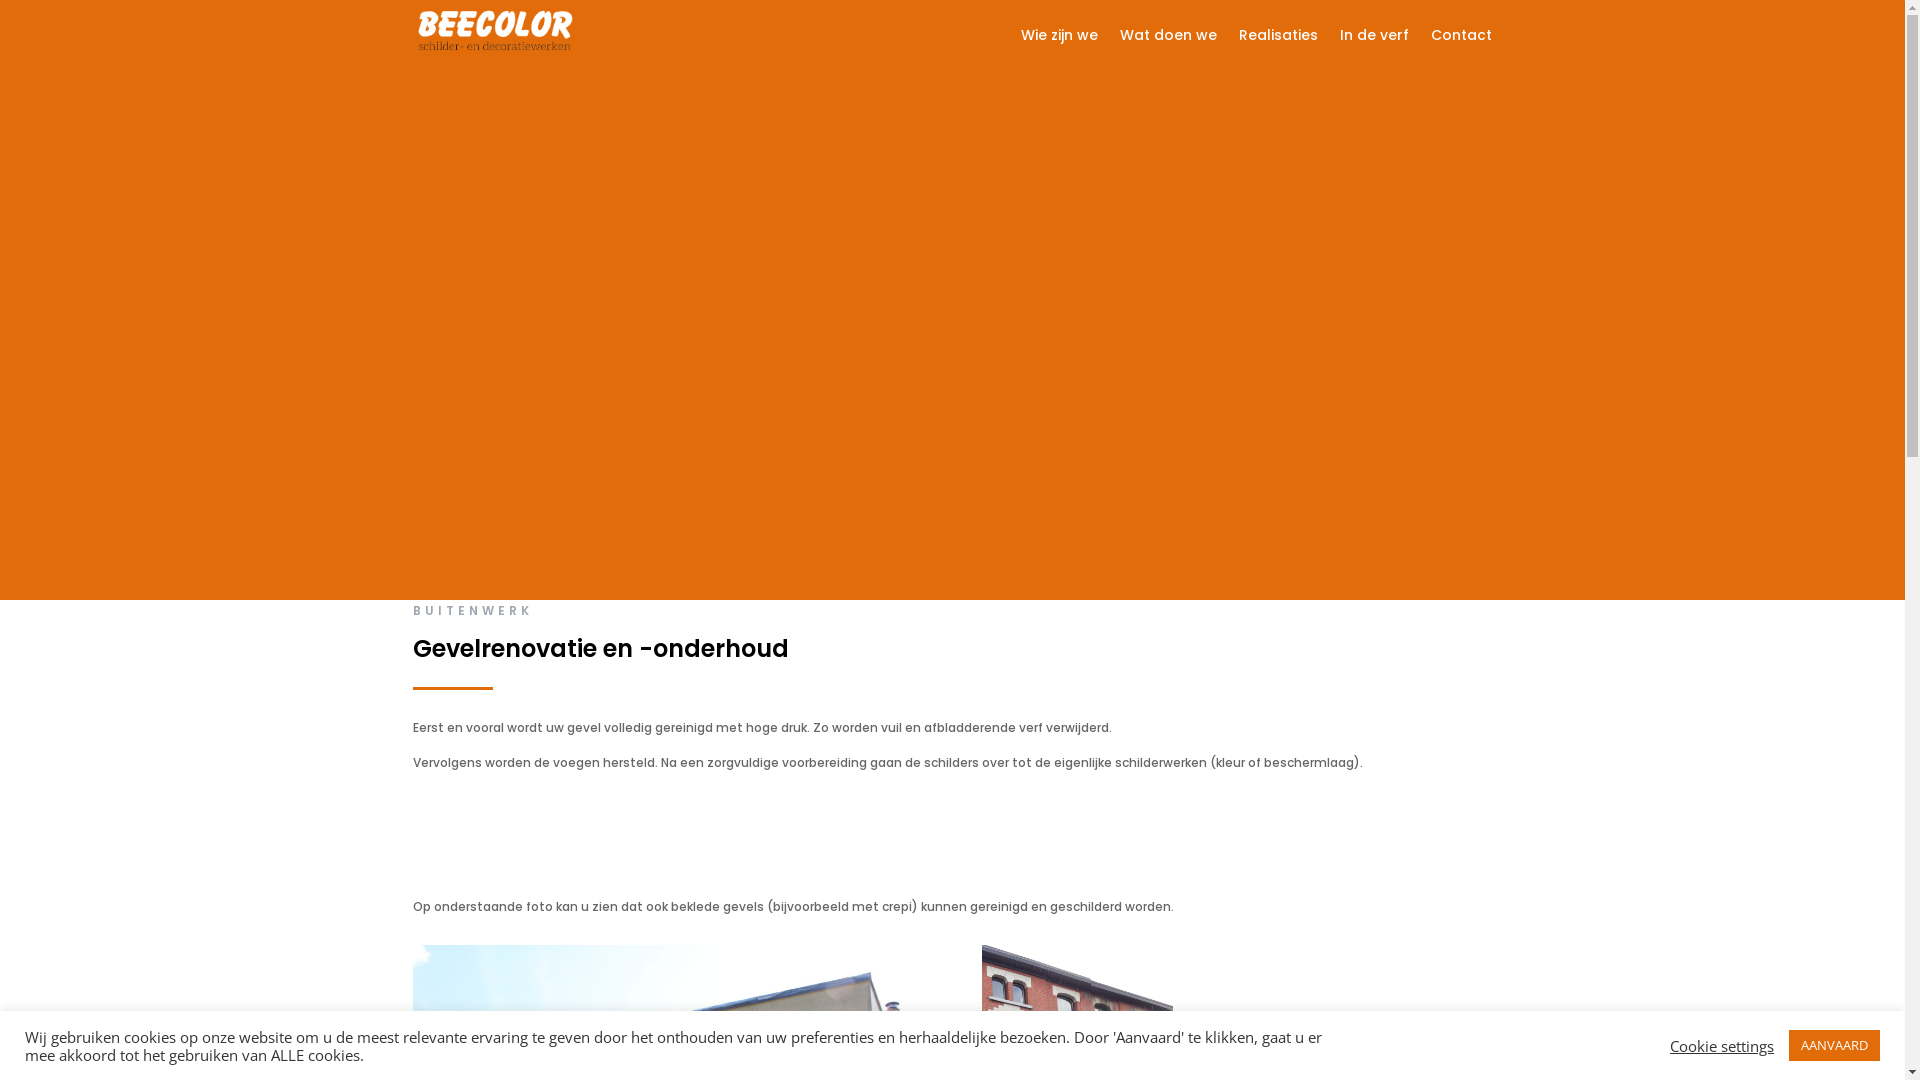  What do you see at coordinates (1461, 38) in the screenshot?
I see `'Contact'` at bounding box center [1461, 38].